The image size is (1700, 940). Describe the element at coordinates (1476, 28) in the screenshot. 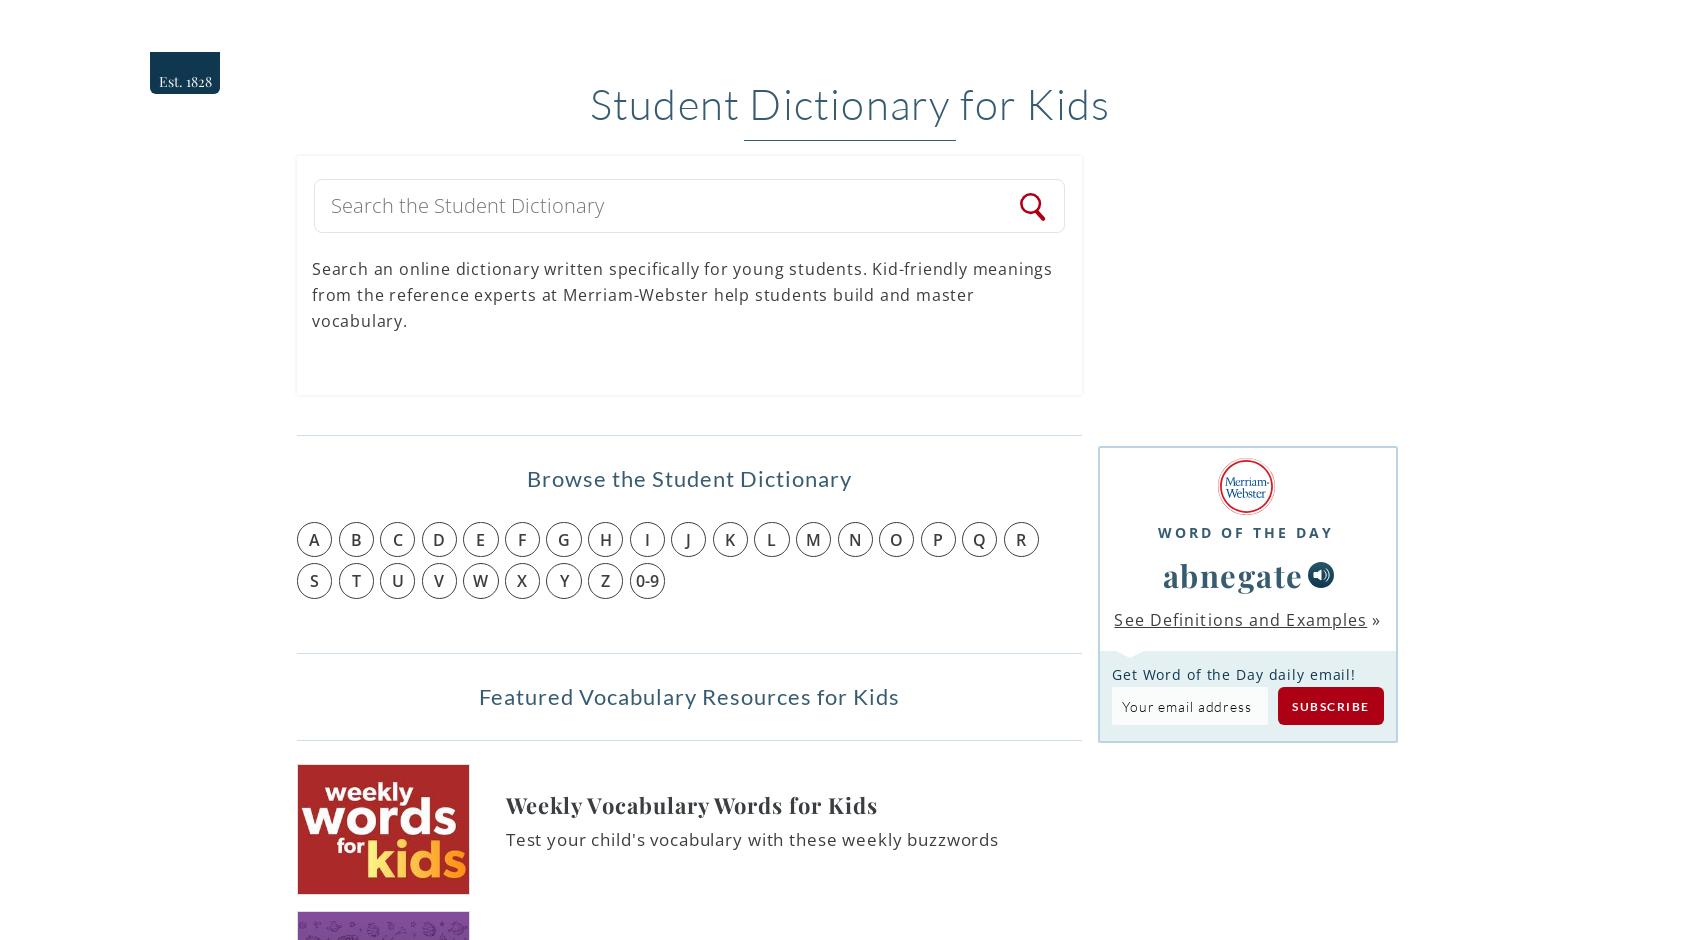

I see `'More'` at that location.